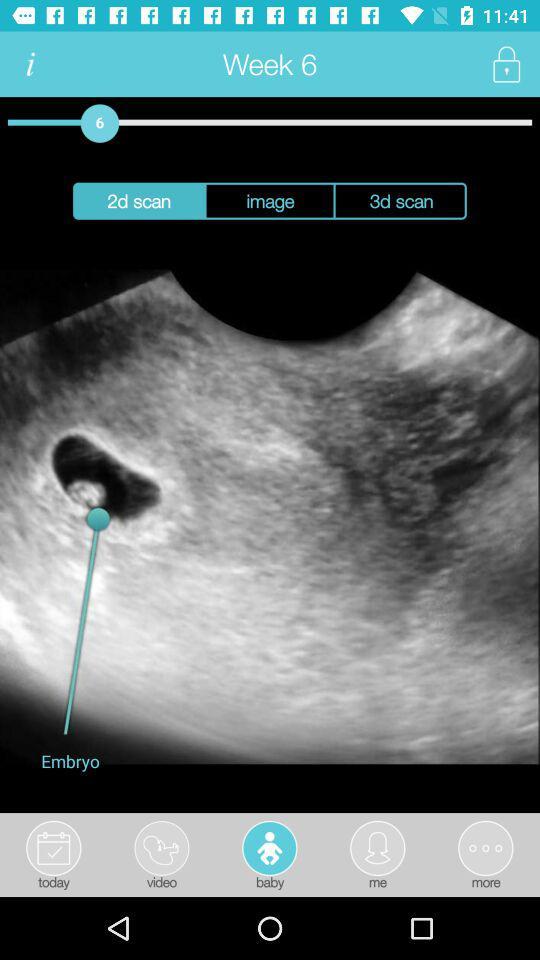 This screenshot has height=960, width=540. What do you see at coordinates (137, 201) in the screenshot?
I see `2d scan` at bounding box center [137, 201].